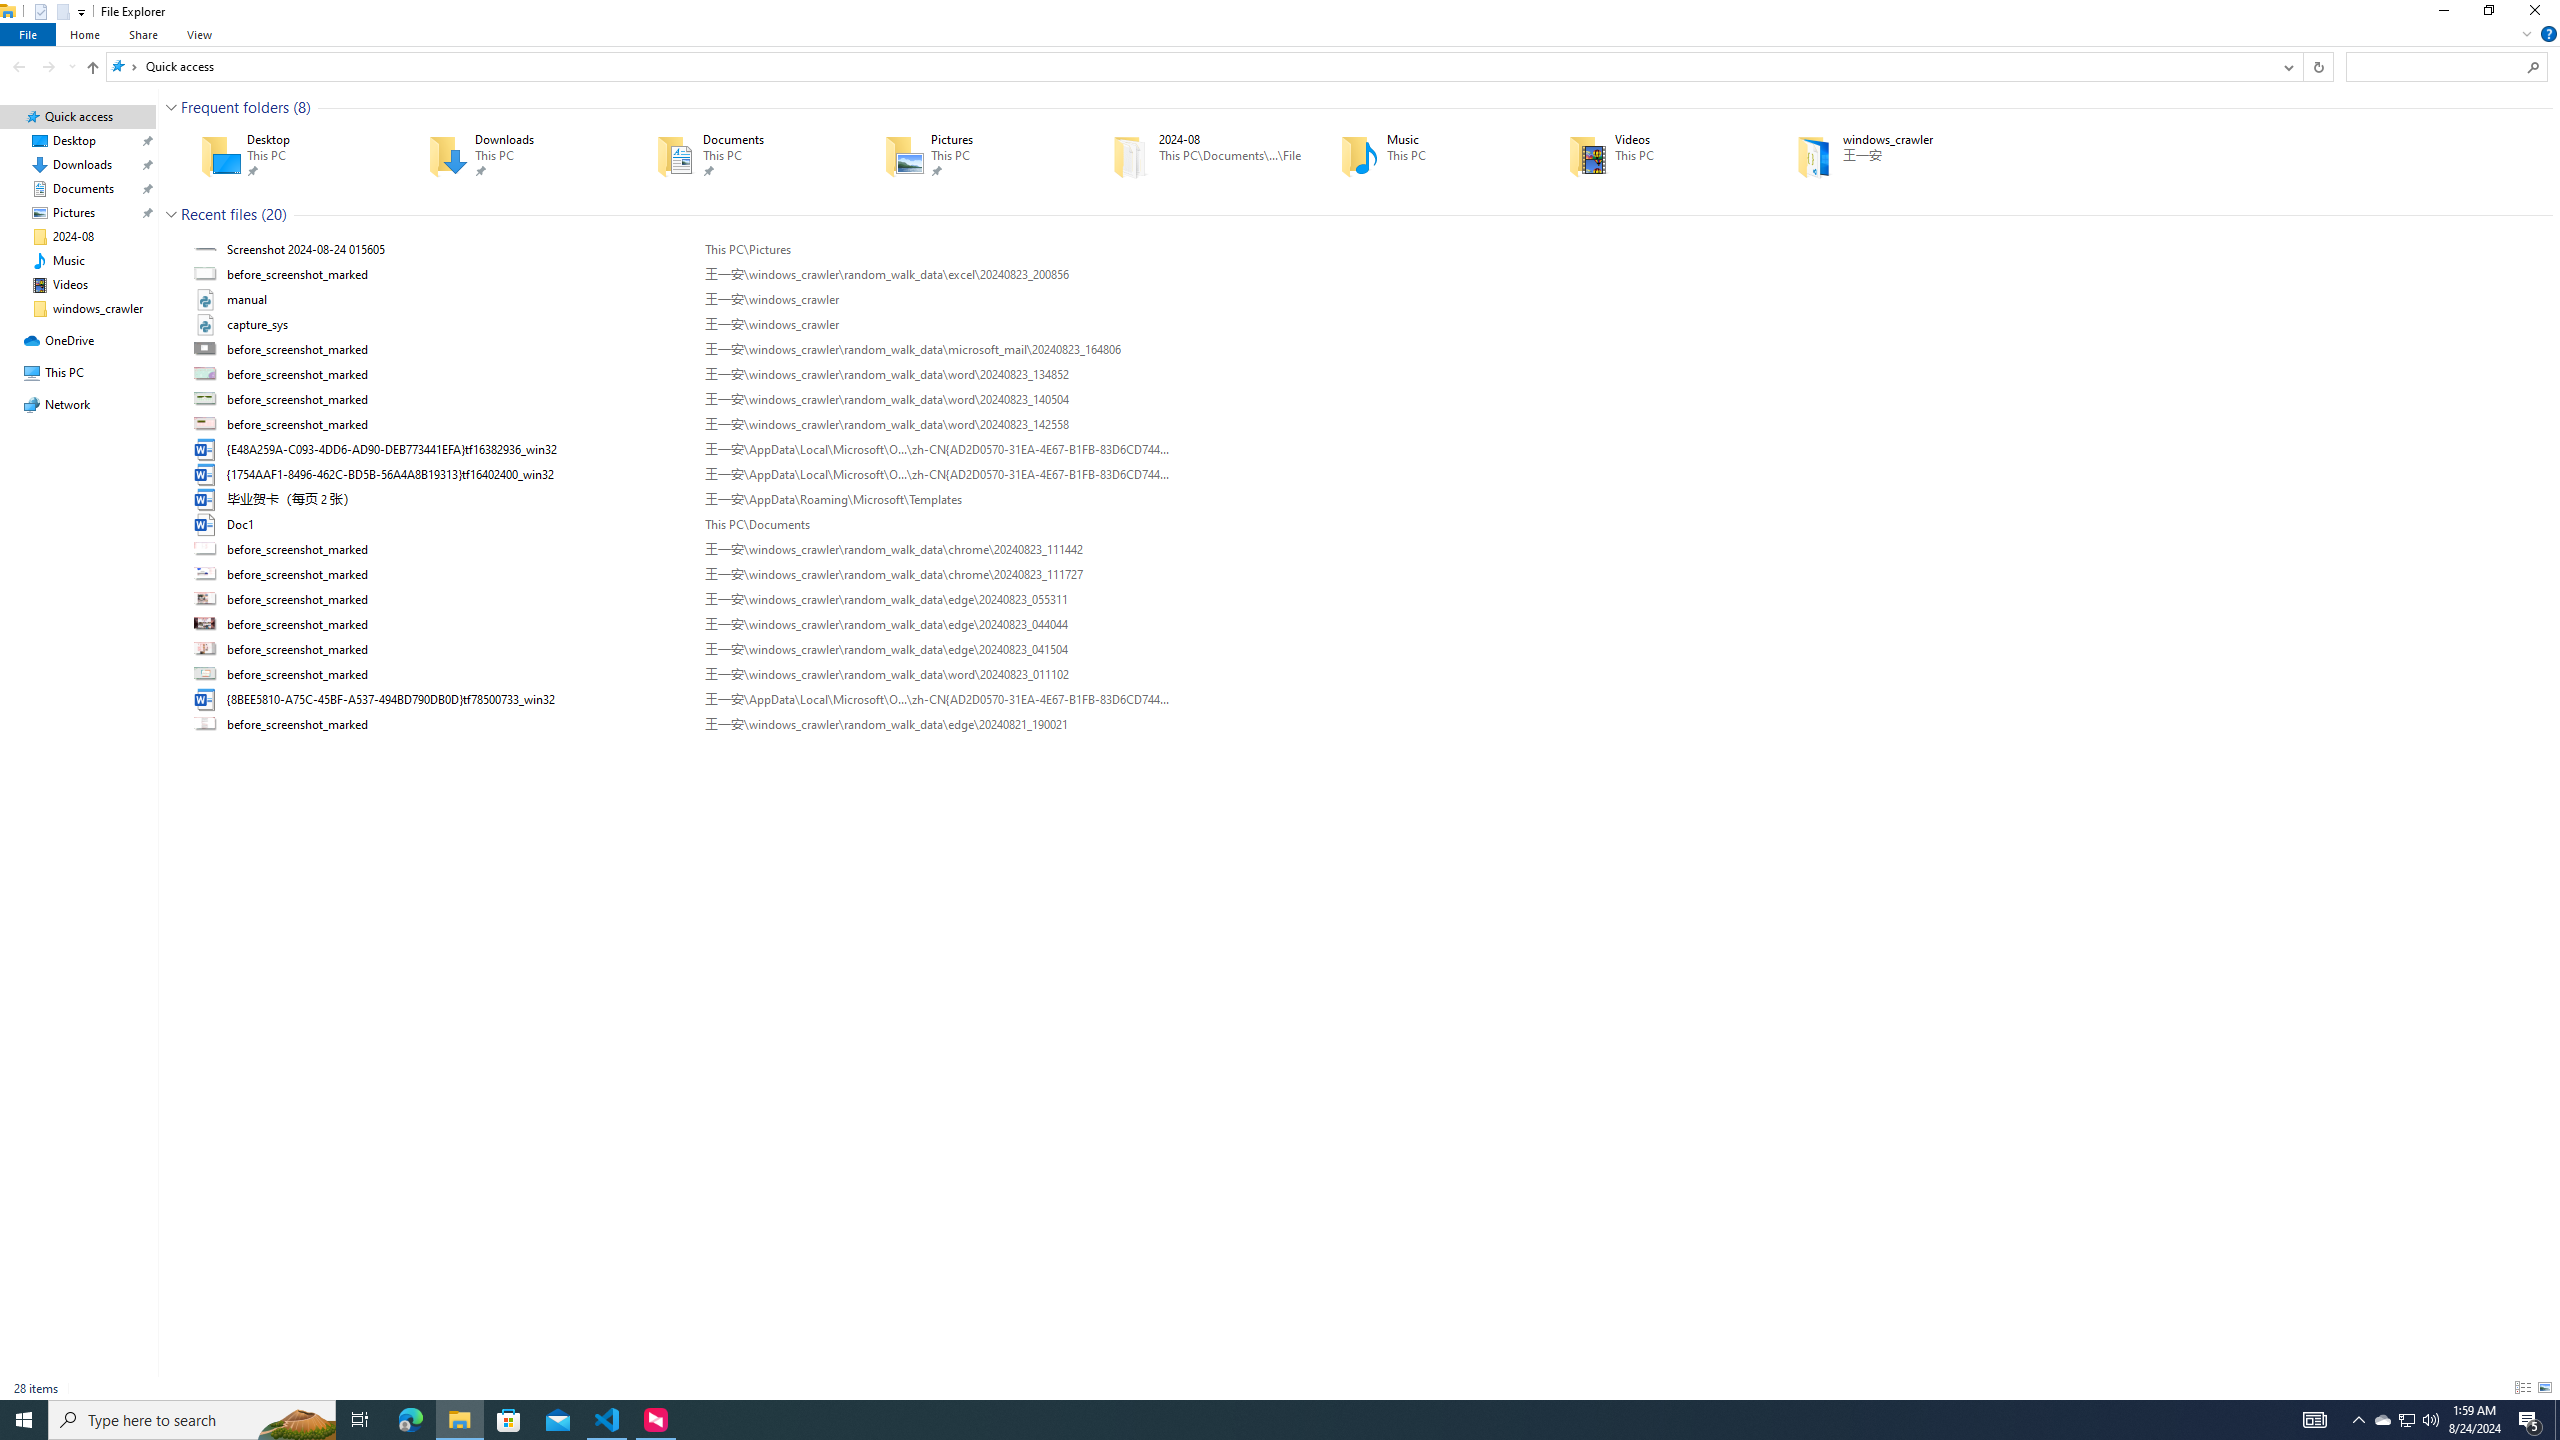  Describe the element at coordinates (2487, 15) in the screenshot. I see `'Restore'` at that location.